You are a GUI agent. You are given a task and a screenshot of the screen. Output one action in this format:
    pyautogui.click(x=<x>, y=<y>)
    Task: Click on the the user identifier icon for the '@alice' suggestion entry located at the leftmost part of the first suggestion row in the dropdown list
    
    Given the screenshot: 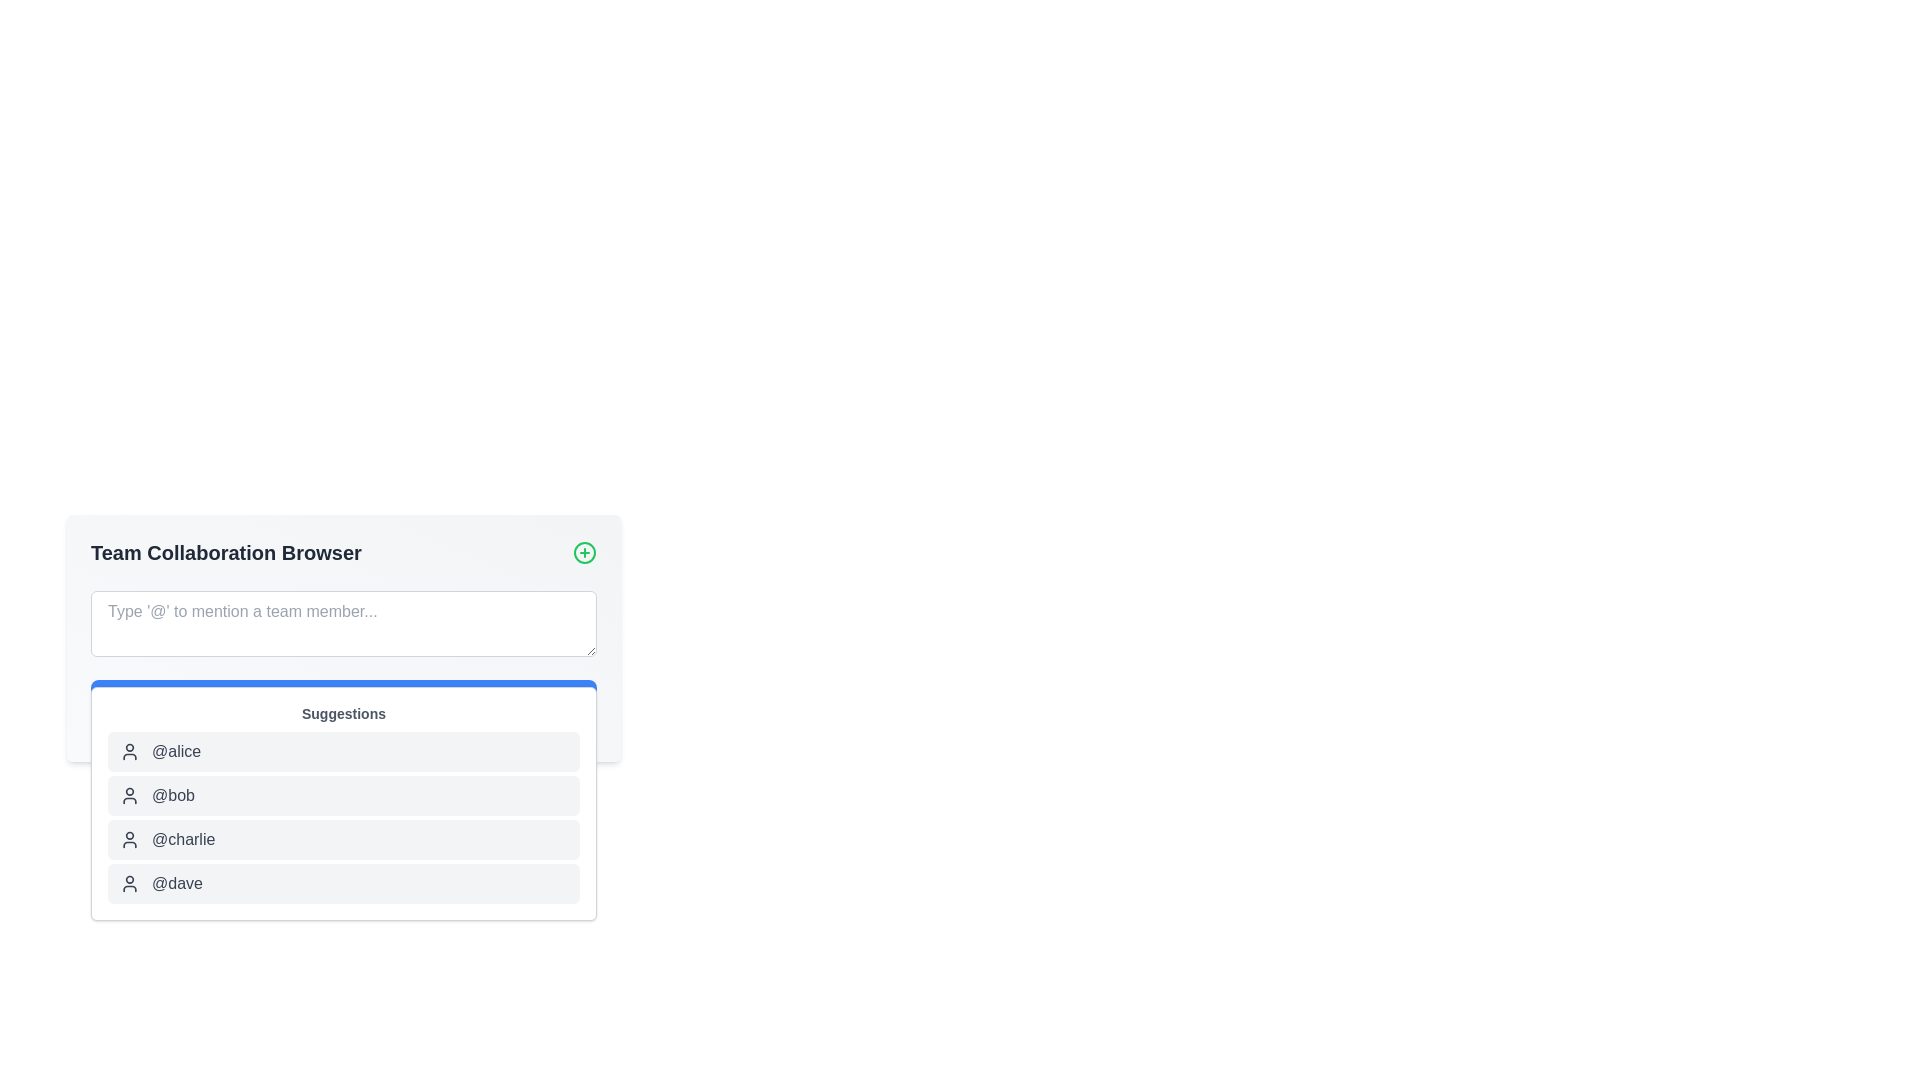 What is the action you would take?
    pyautogui.click(x=128, y=752)
    